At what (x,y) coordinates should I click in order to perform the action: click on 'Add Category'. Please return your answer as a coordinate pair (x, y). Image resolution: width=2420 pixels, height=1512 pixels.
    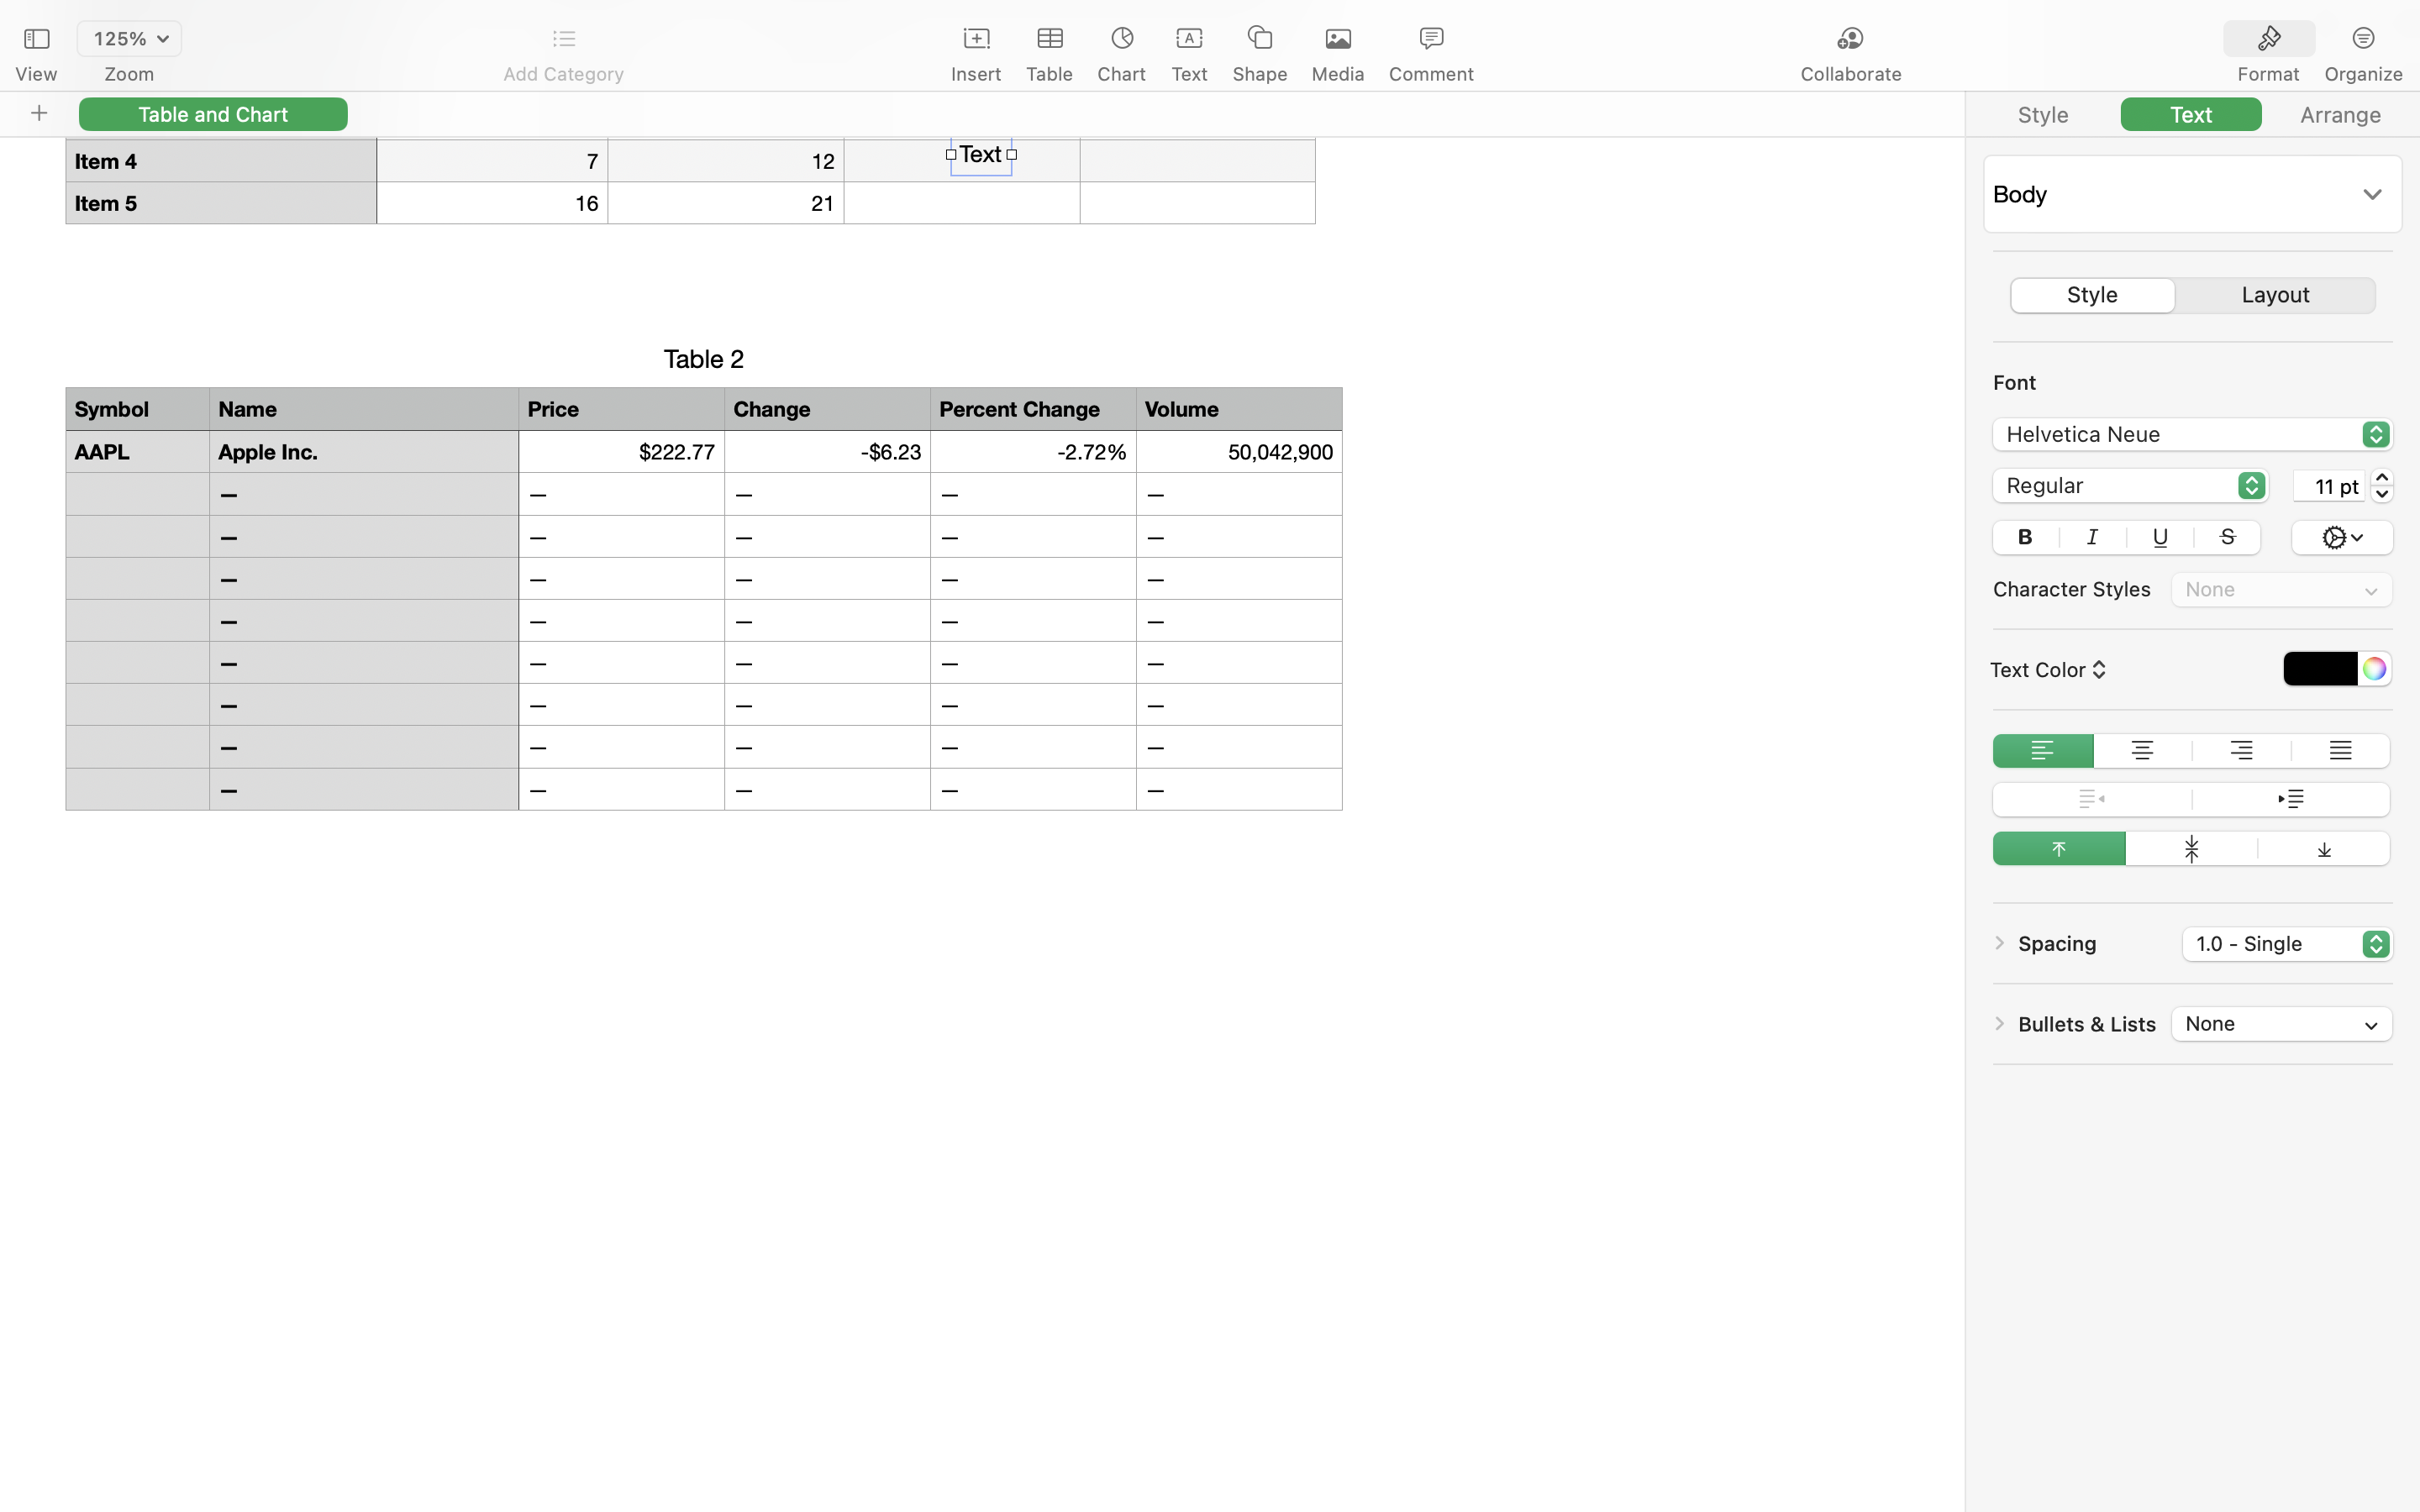
    Looking at the image, I should click on (561, 74).